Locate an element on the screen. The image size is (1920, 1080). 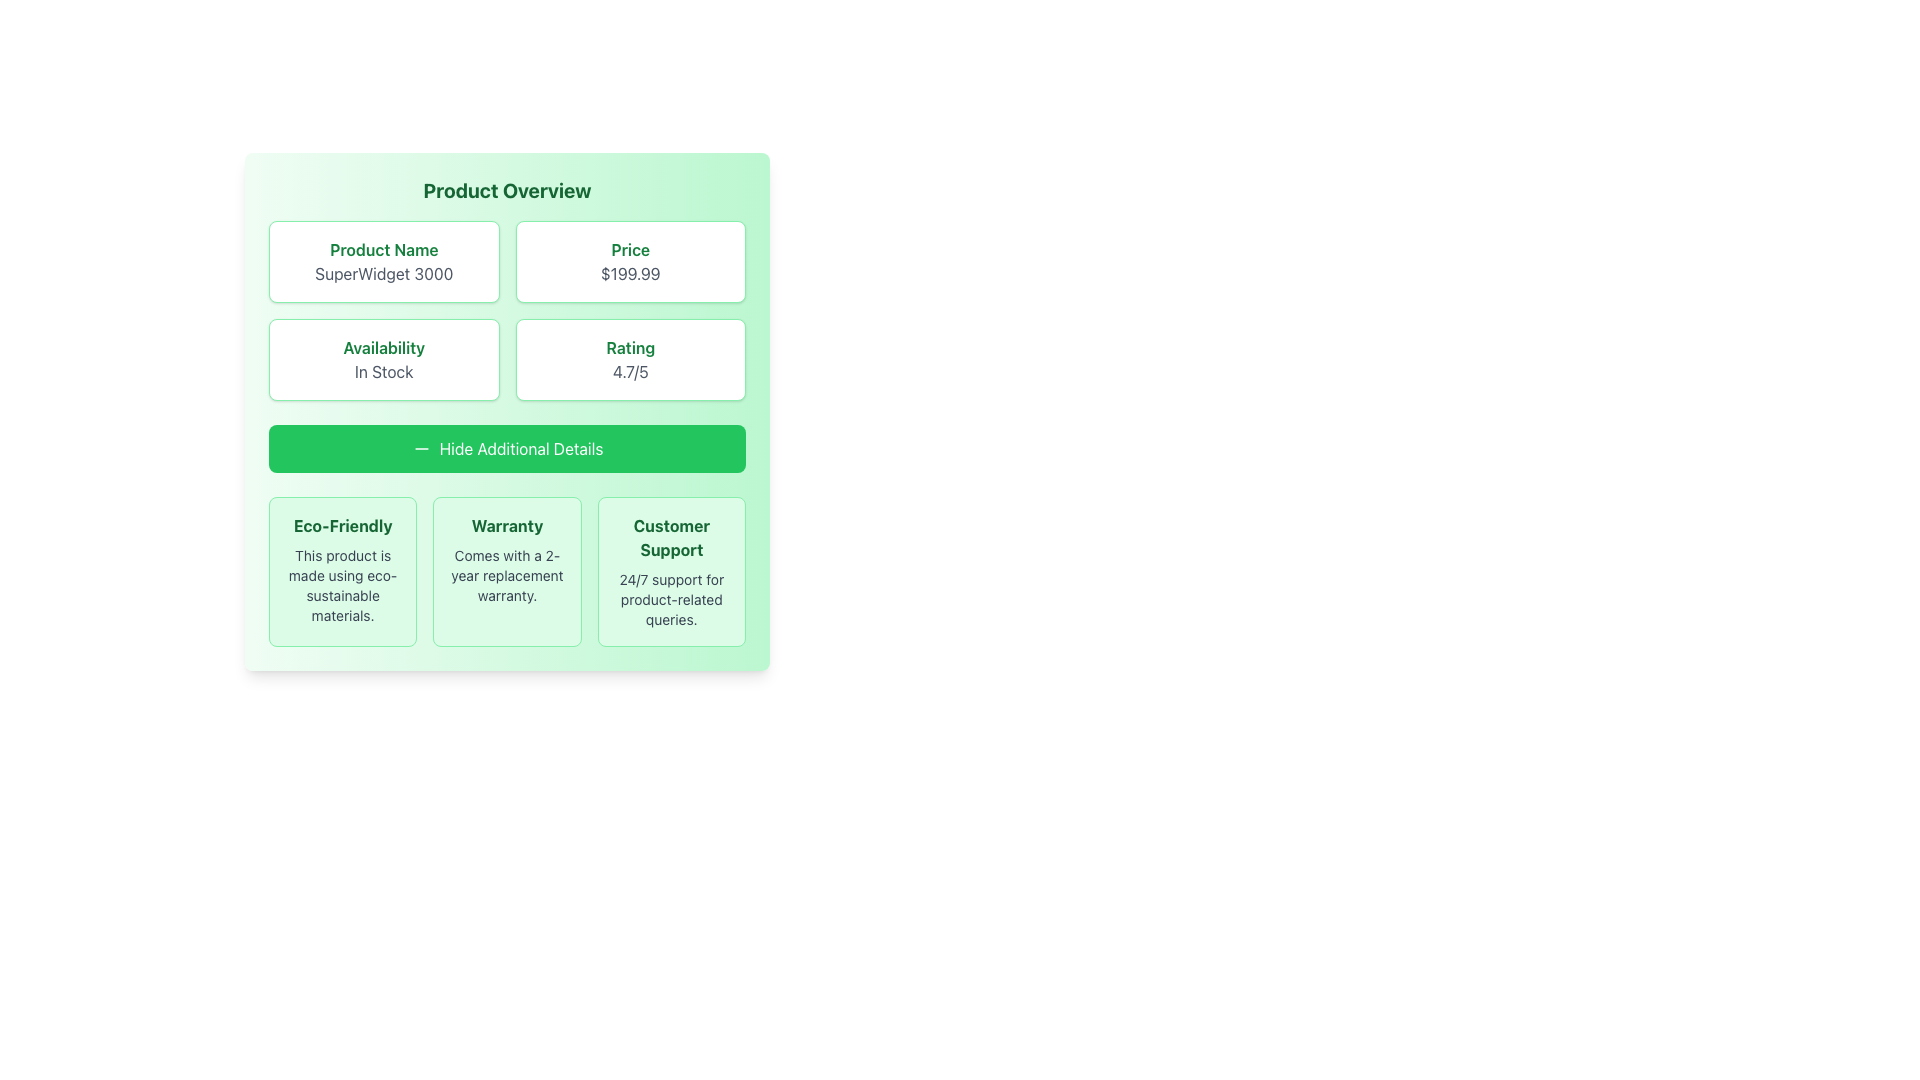
the text display that contains 'Comes with a 2-year replacement warranty.' within the light green box in the 'Warranty' section is located at coordinates (507, 575).